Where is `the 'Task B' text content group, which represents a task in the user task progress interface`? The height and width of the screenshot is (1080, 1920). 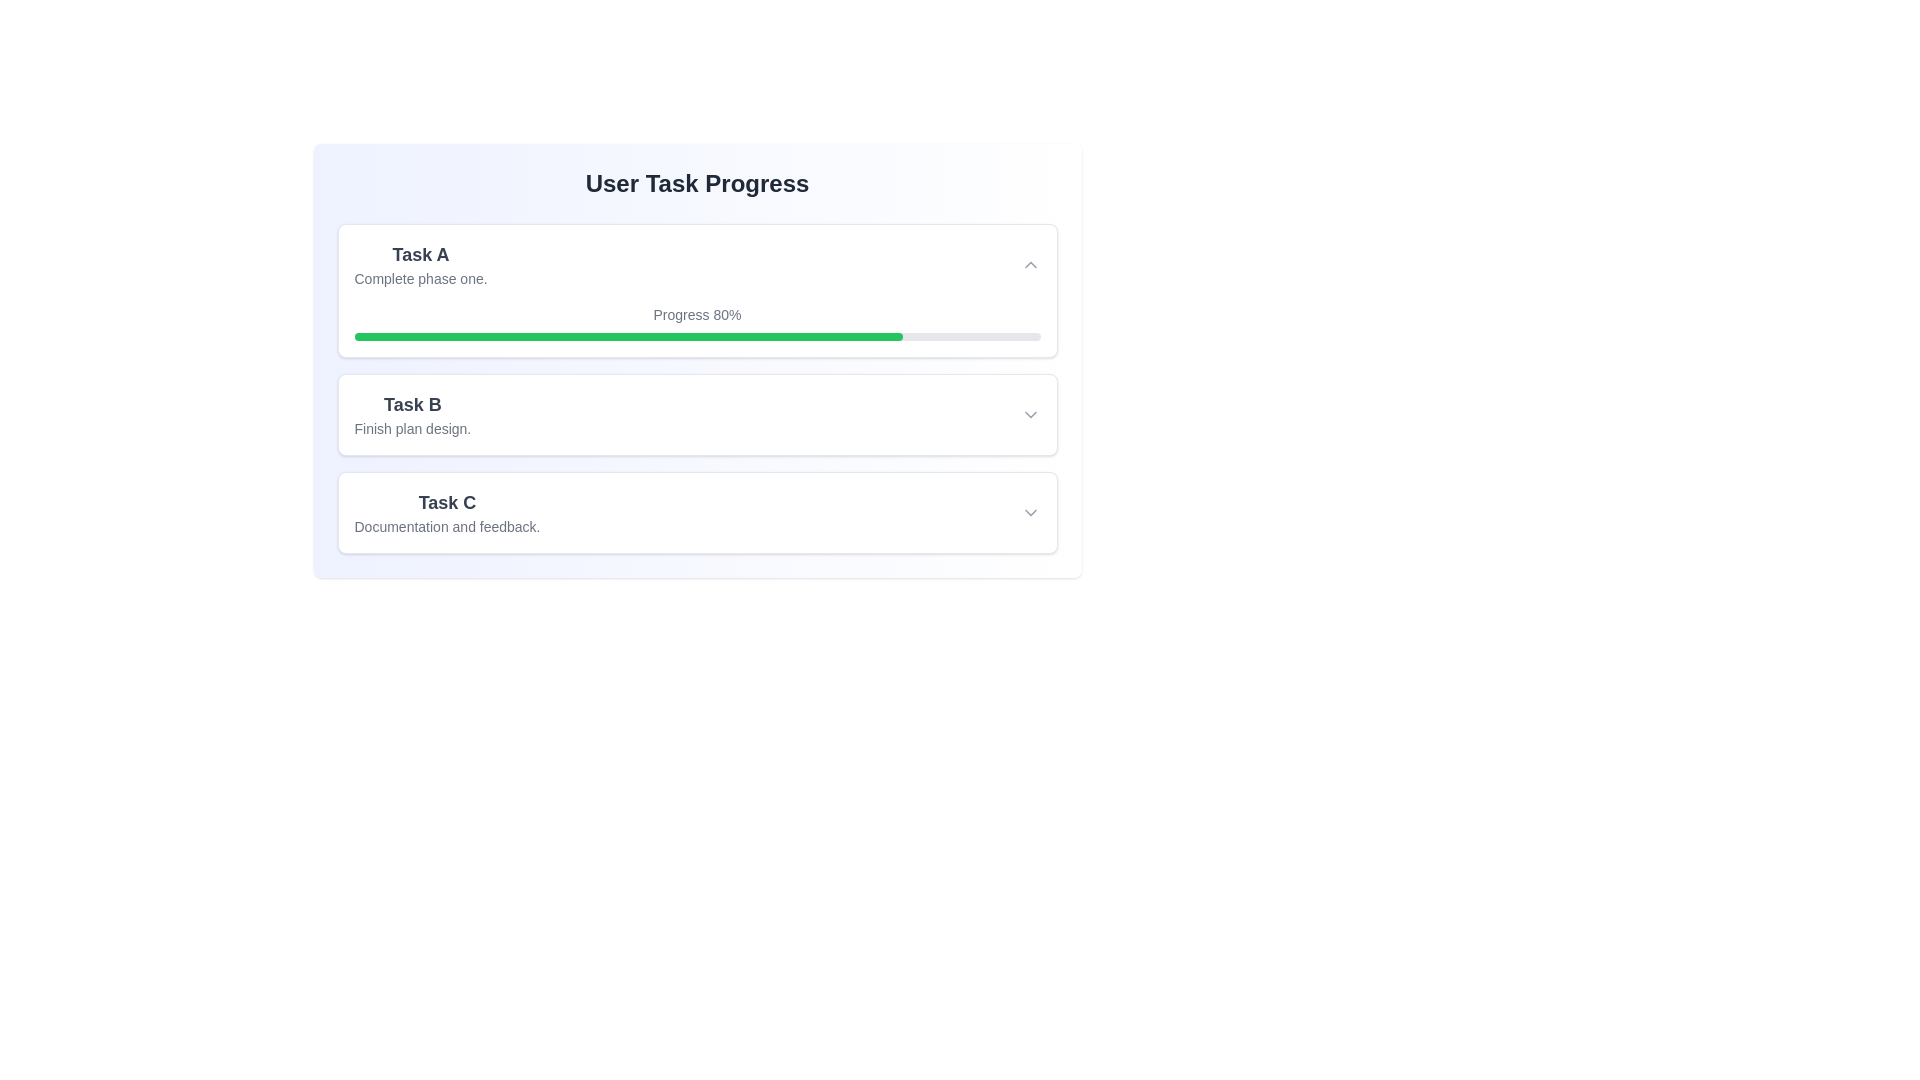
the 'Task B' text content group, which represents a task in the user task progress interface is located at coordinates (411, 414).